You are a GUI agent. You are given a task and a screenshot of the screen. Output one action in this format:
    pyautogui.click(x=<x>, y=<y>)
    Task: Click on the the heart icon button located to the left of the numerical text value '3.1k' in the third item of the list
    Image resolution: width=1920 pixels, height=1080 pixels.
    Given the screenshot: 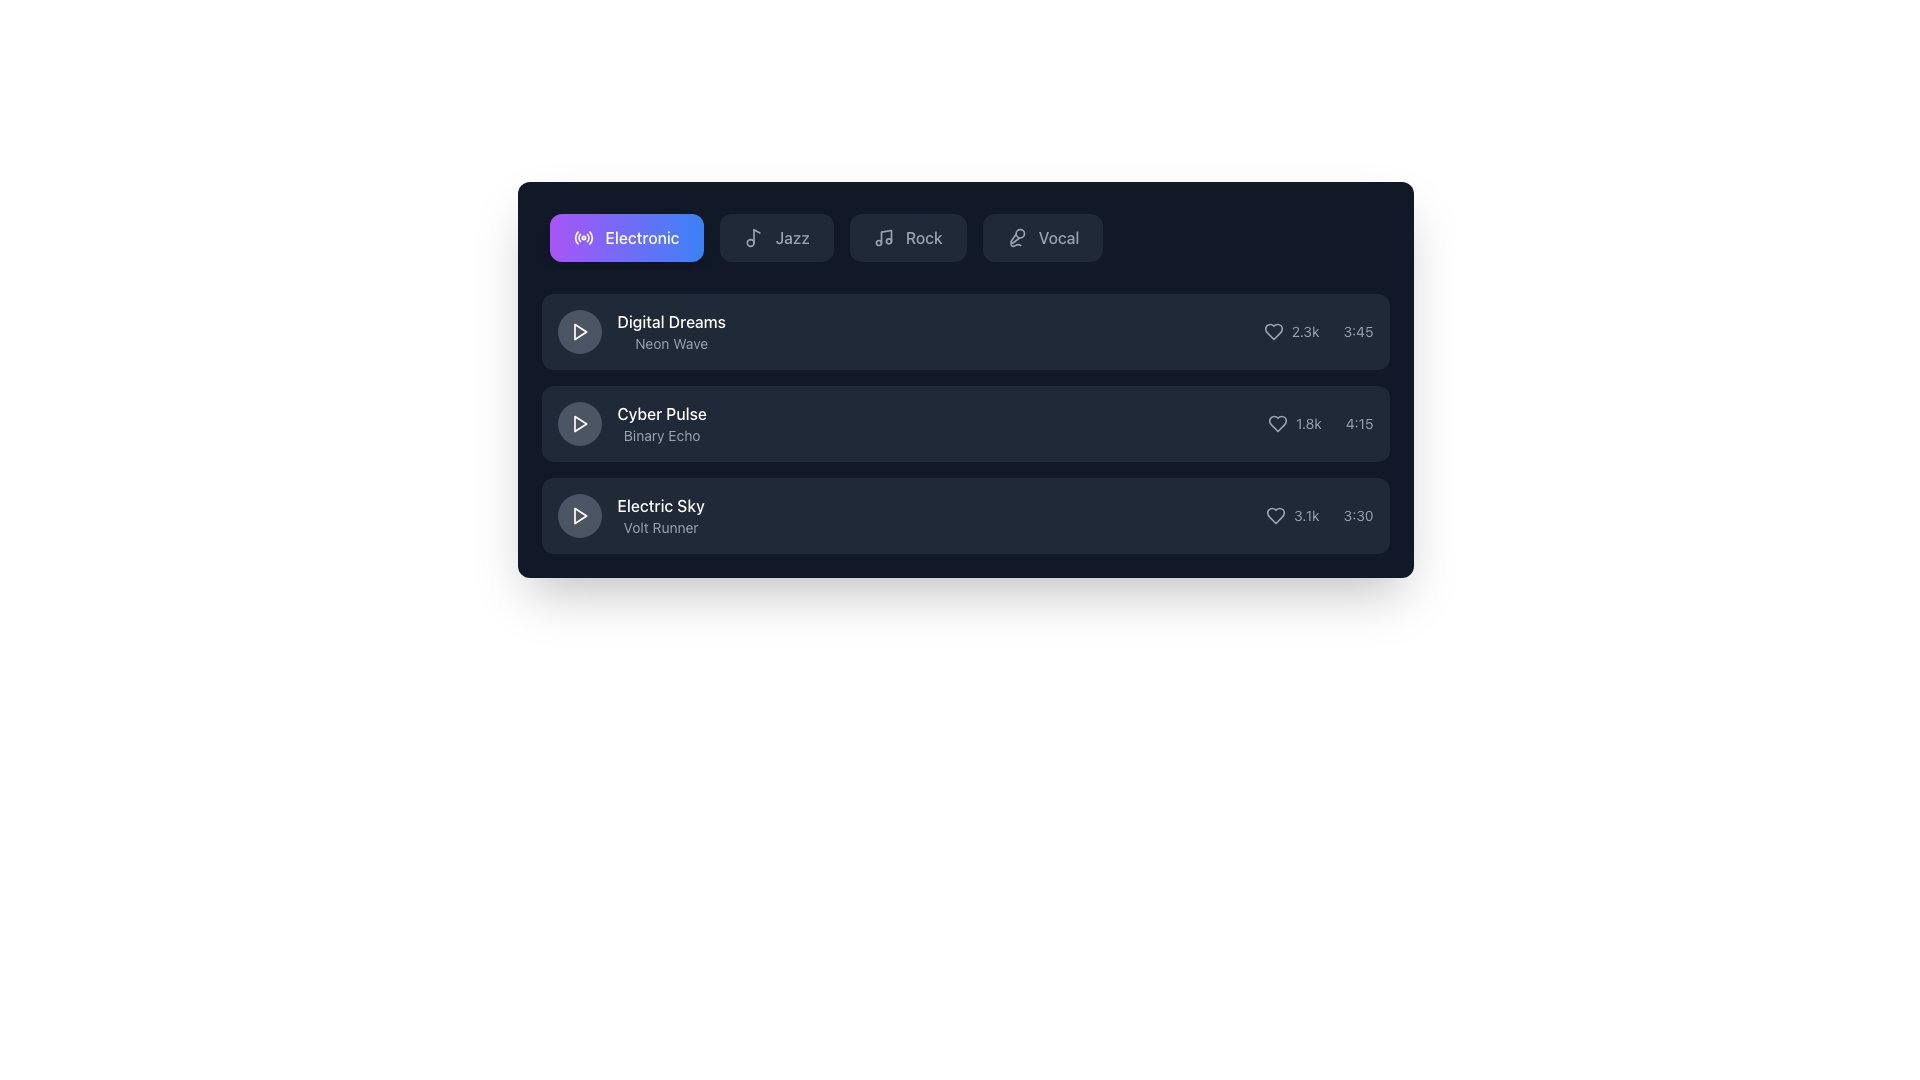 What is the action you would take?
    pyautogui.click(x=1275, y=515)
    